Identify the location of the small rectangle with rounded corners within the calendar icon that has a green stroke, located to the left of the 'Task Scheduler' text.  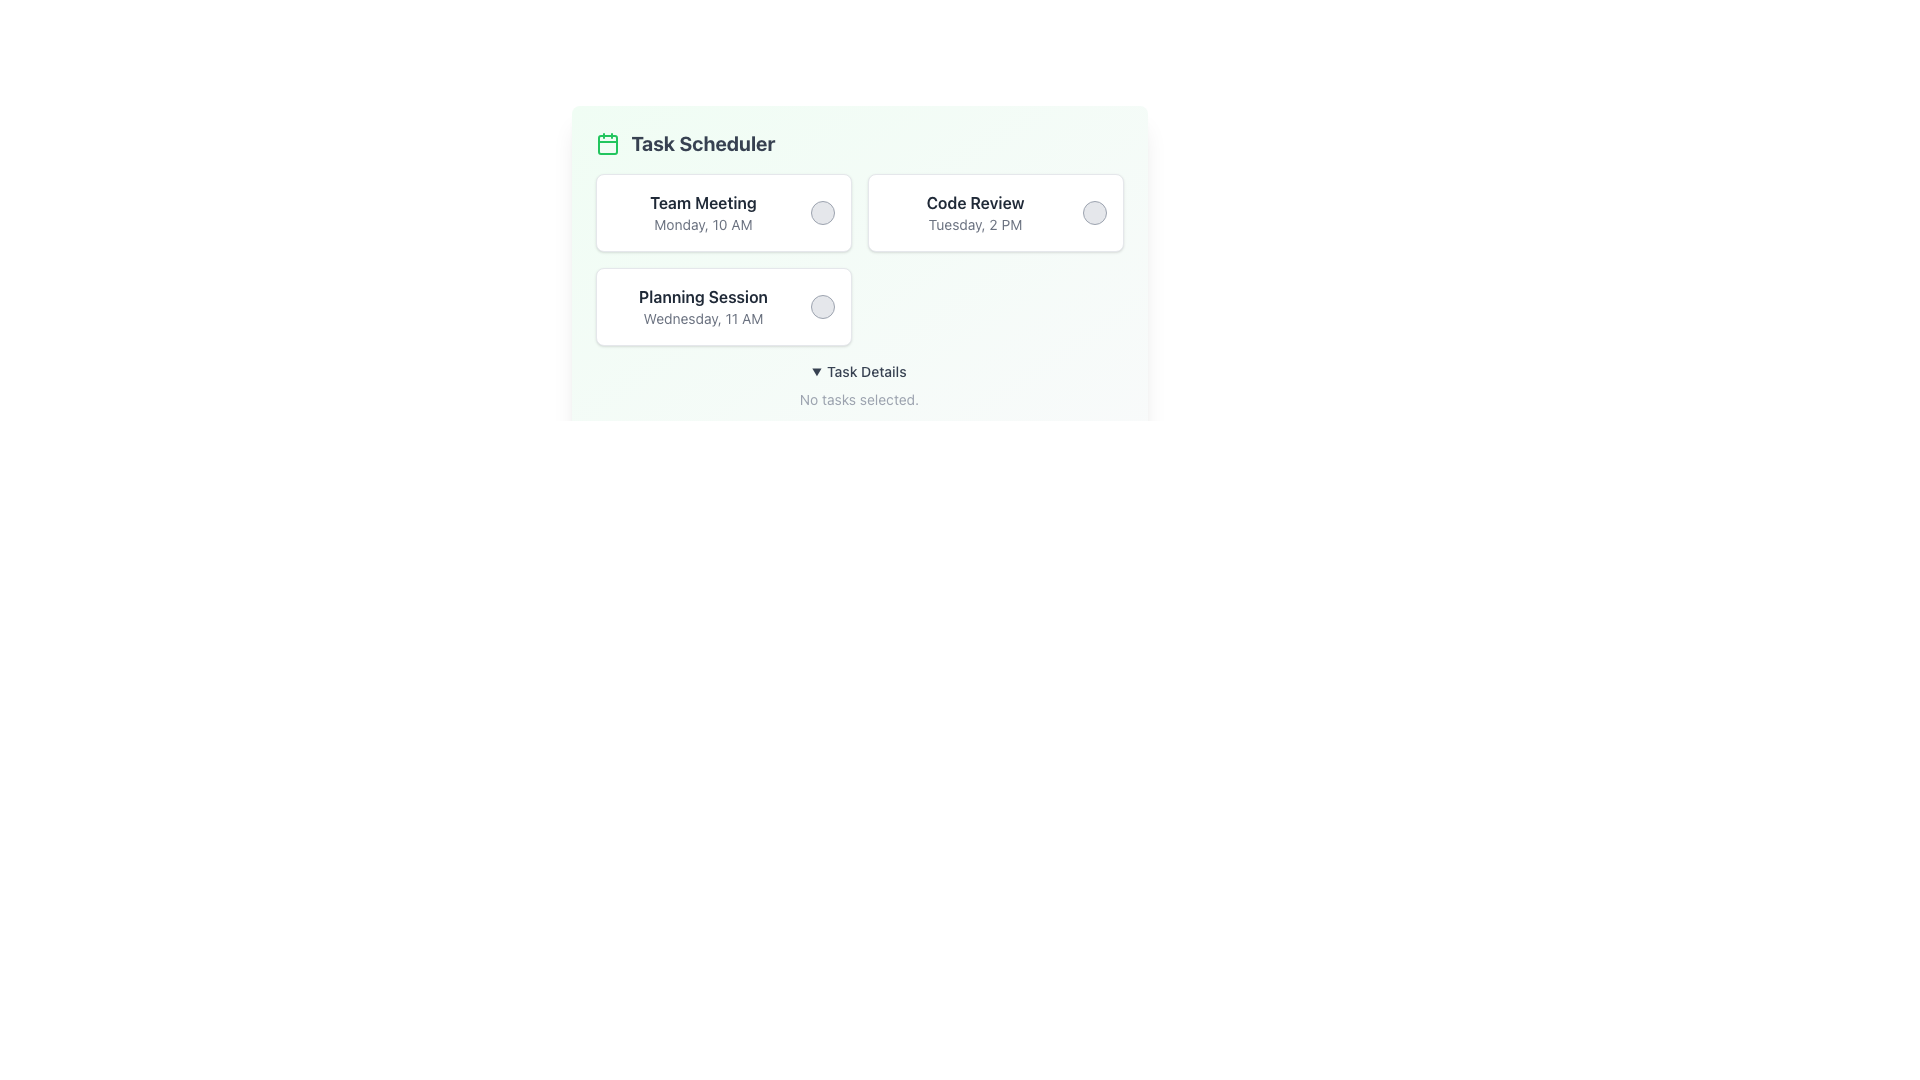
(606, 144).